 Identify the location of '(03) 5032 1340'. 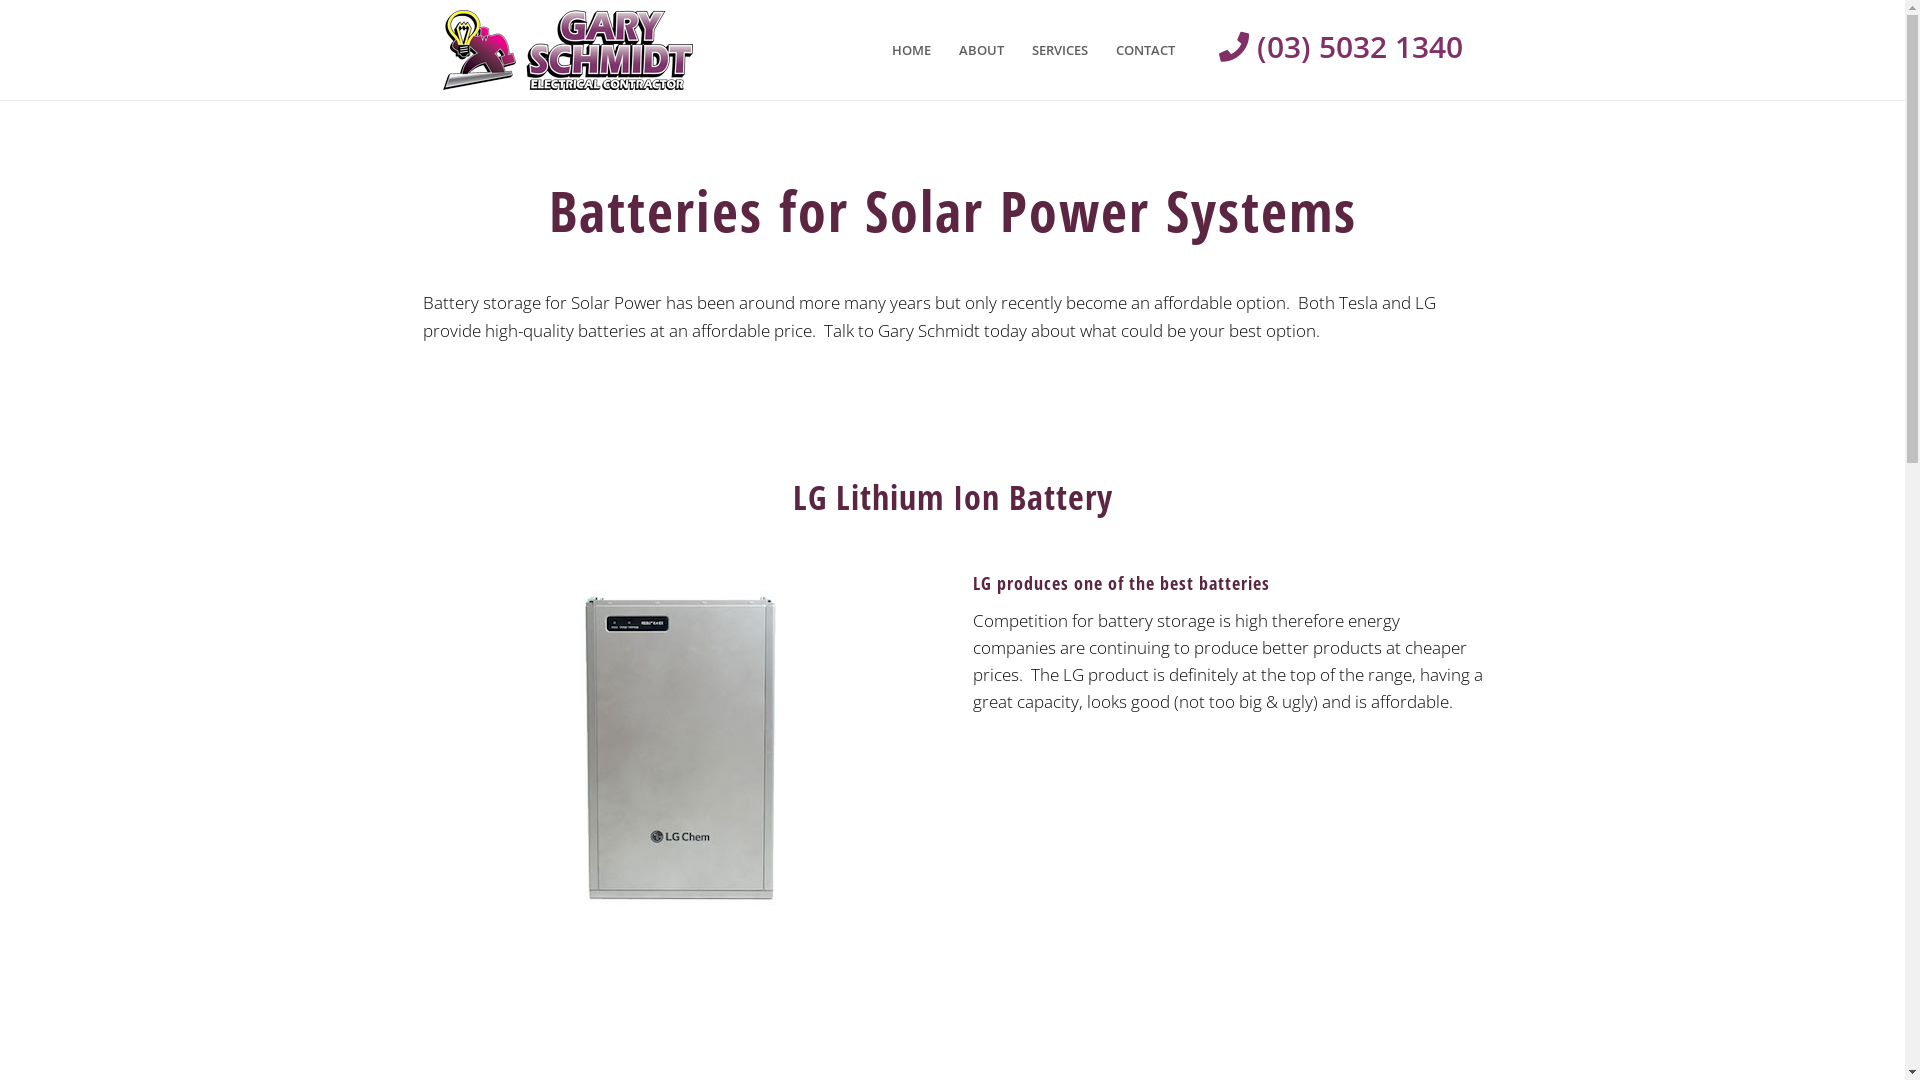
(1324, 45).